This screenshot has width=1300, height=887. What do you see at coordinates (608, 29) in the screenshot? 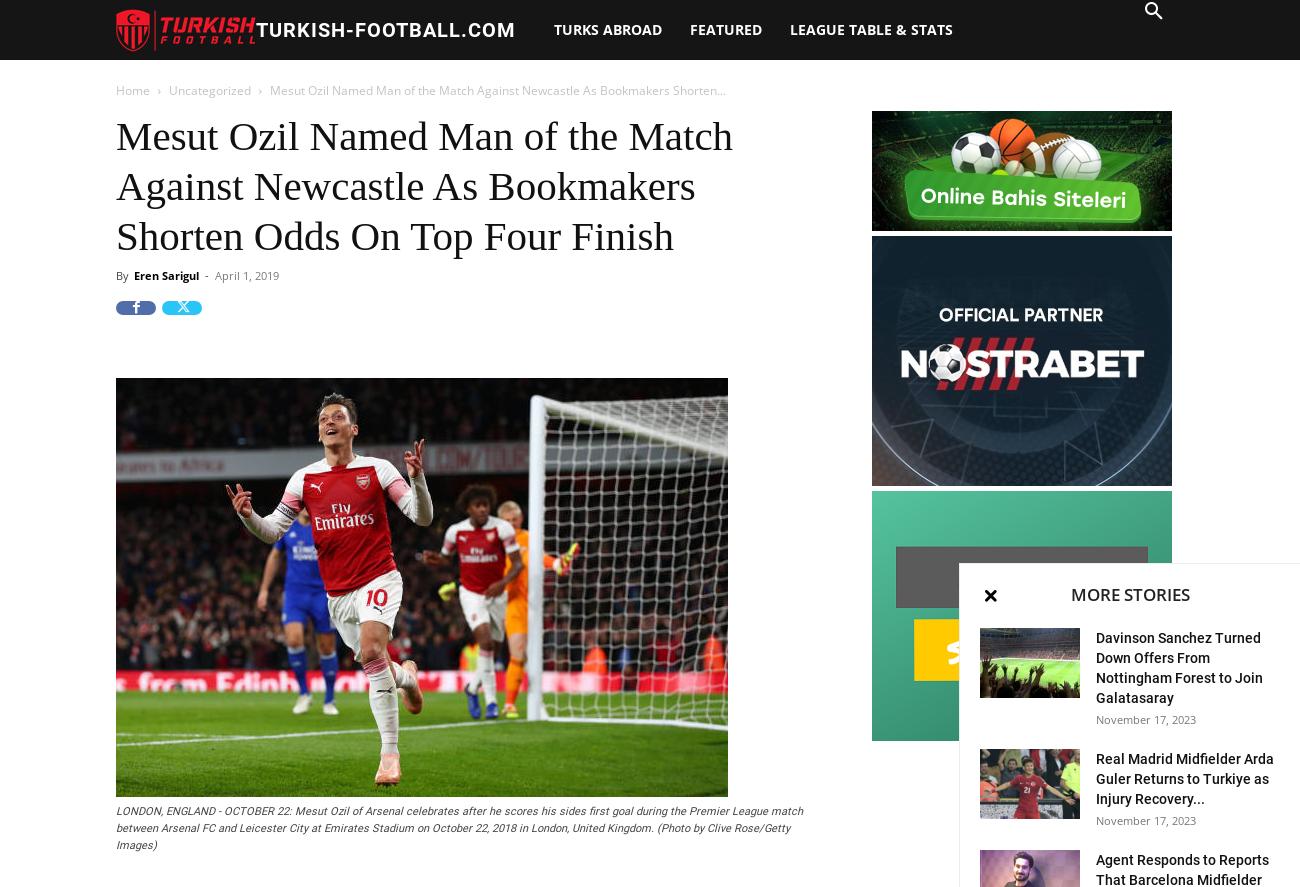
I see `'Turks Abroad'` at bounding box center [608, 29].